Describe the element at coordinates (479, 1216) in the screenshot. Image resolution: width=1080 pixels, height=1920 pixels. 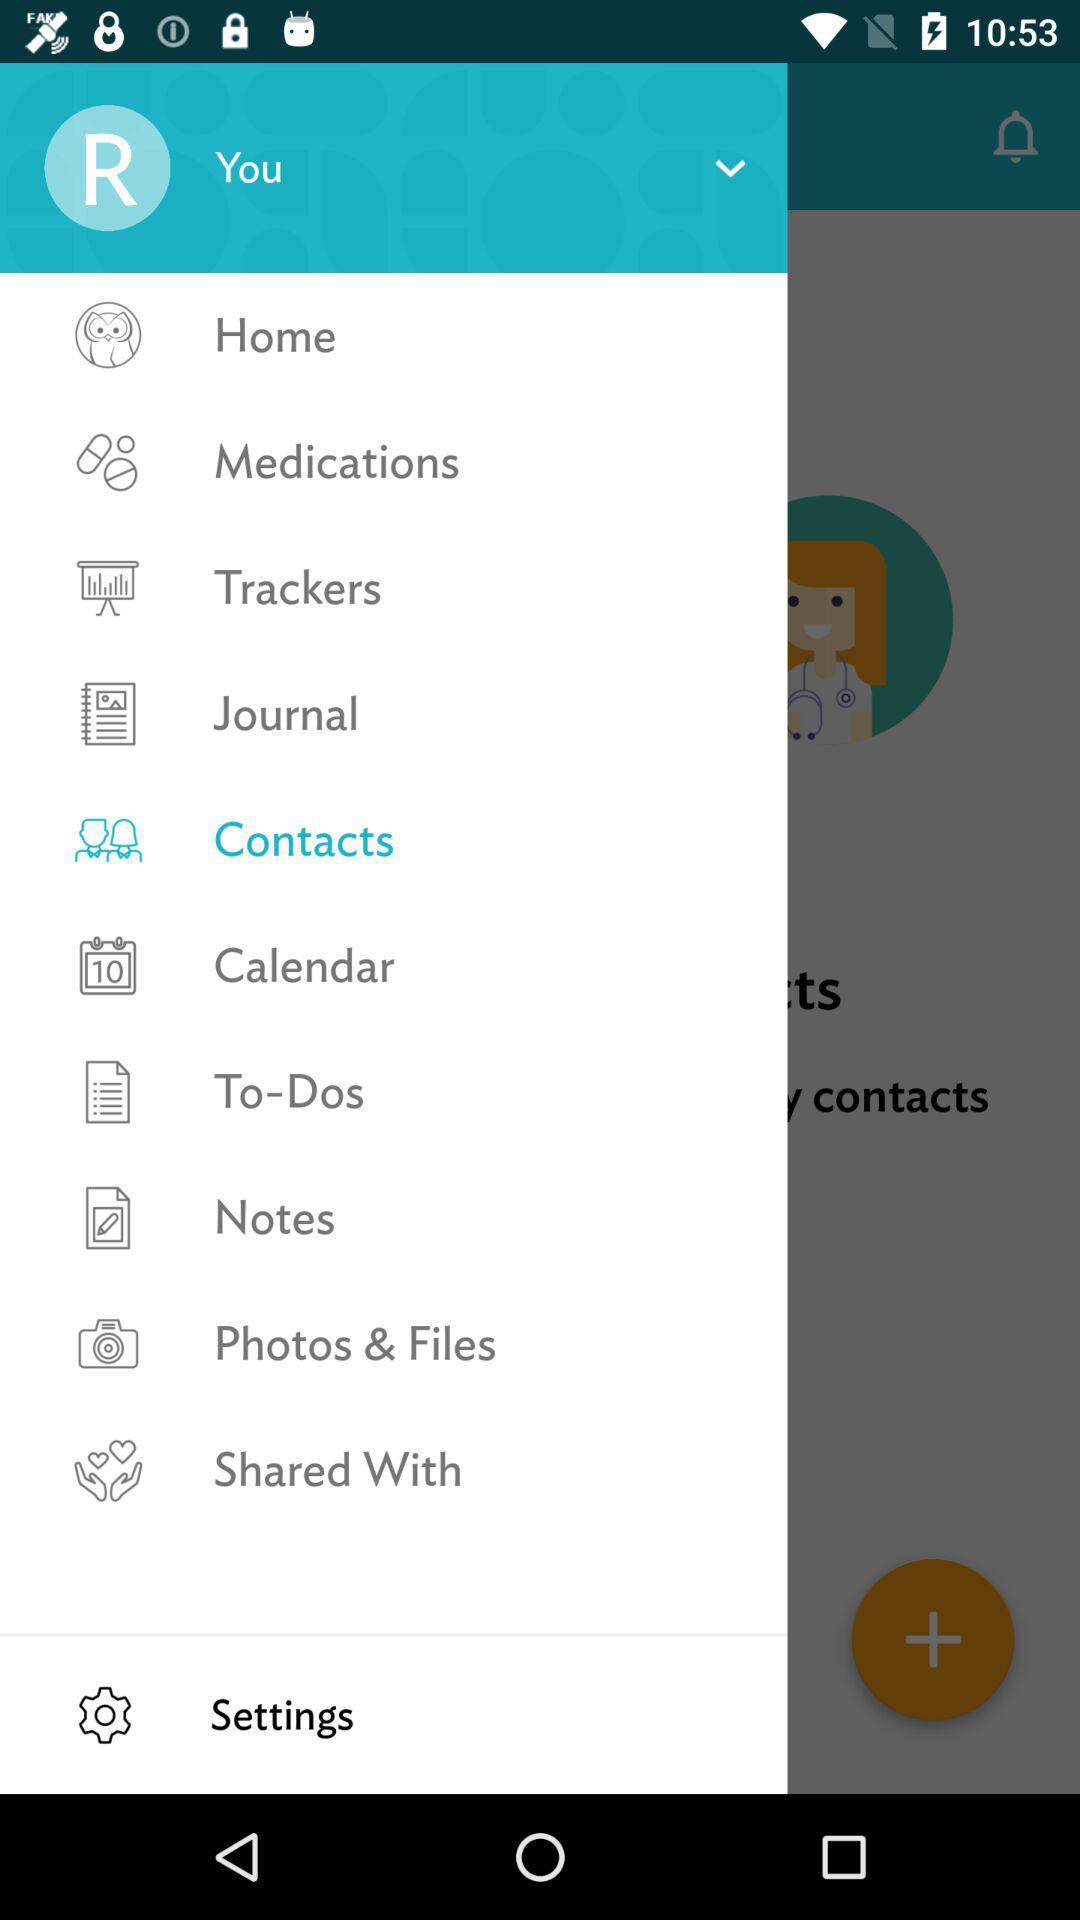
I see `the notes` at that location.